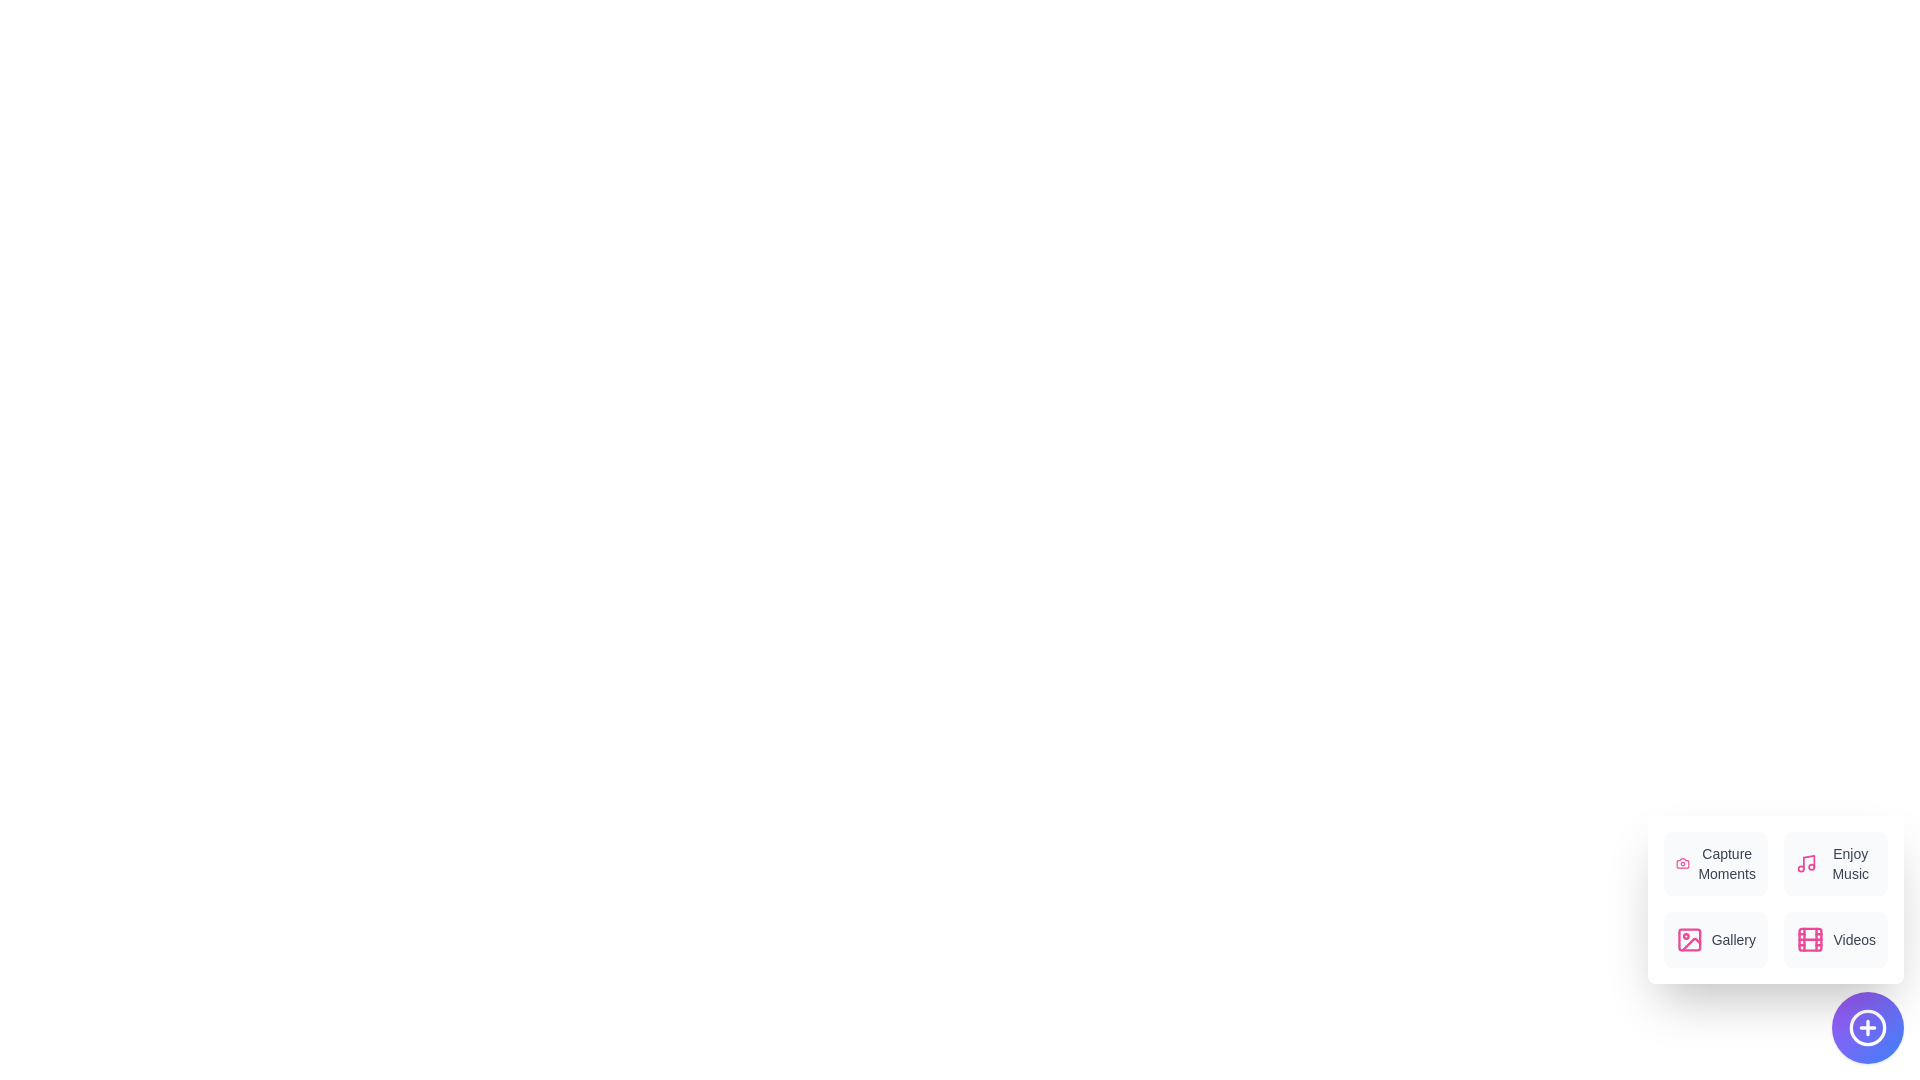 This screenshot has height=1080, width=1920. What do you see at coordinates (1836, 940) in the screenshot?
I see `the Videos from the speed dial menu` at bounding box center [1836, 940].